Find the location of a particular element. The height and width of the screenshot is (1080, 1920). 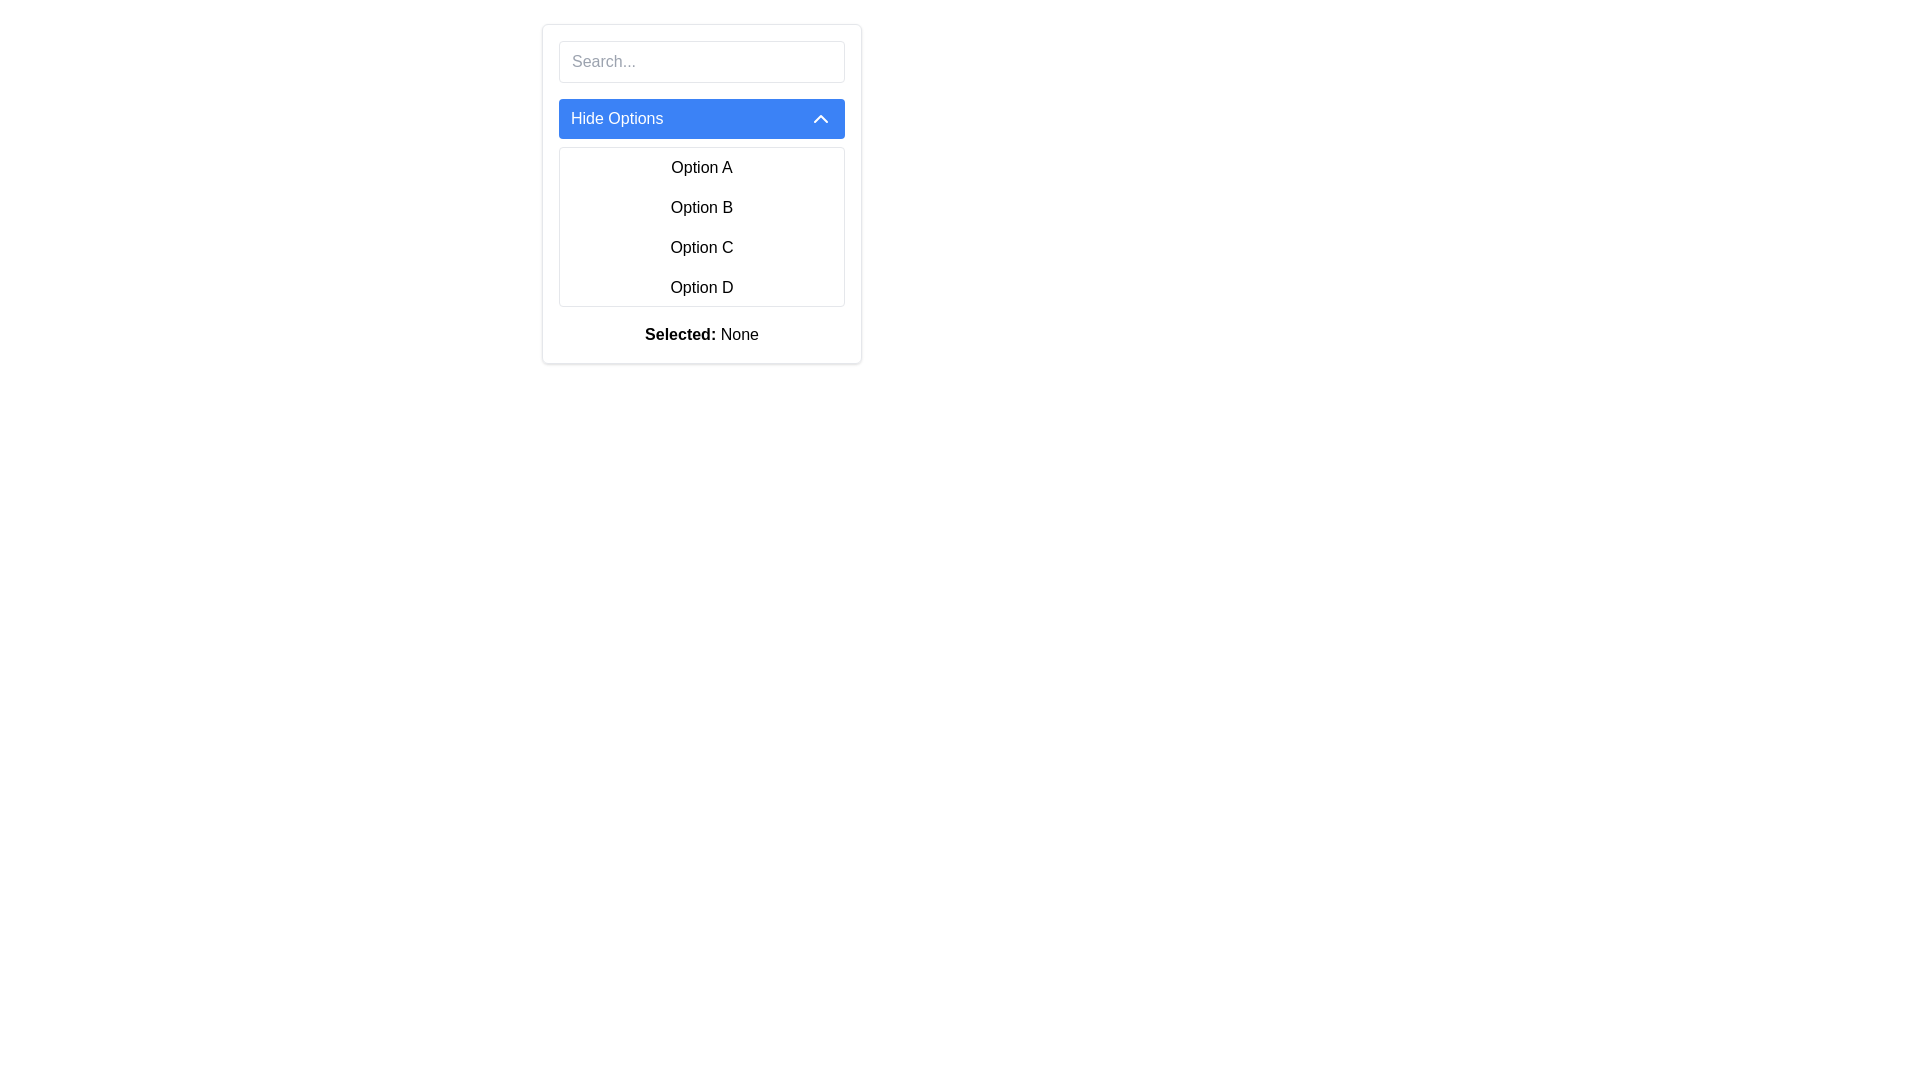

the fourth selectable option labeled 'Option D' in the dropdown list is located at coordinates (701, 288).